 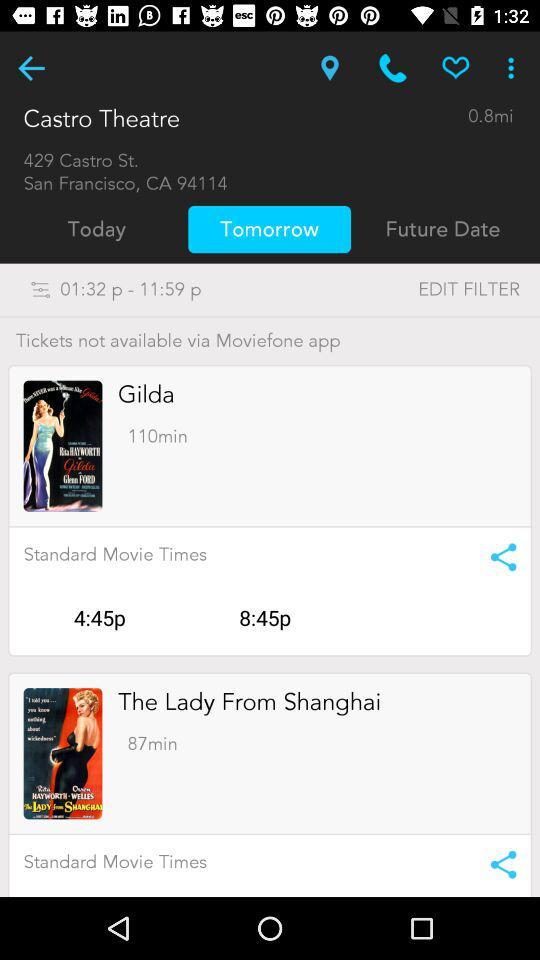 I want to click on share the movie, so click(x=496, y=557).